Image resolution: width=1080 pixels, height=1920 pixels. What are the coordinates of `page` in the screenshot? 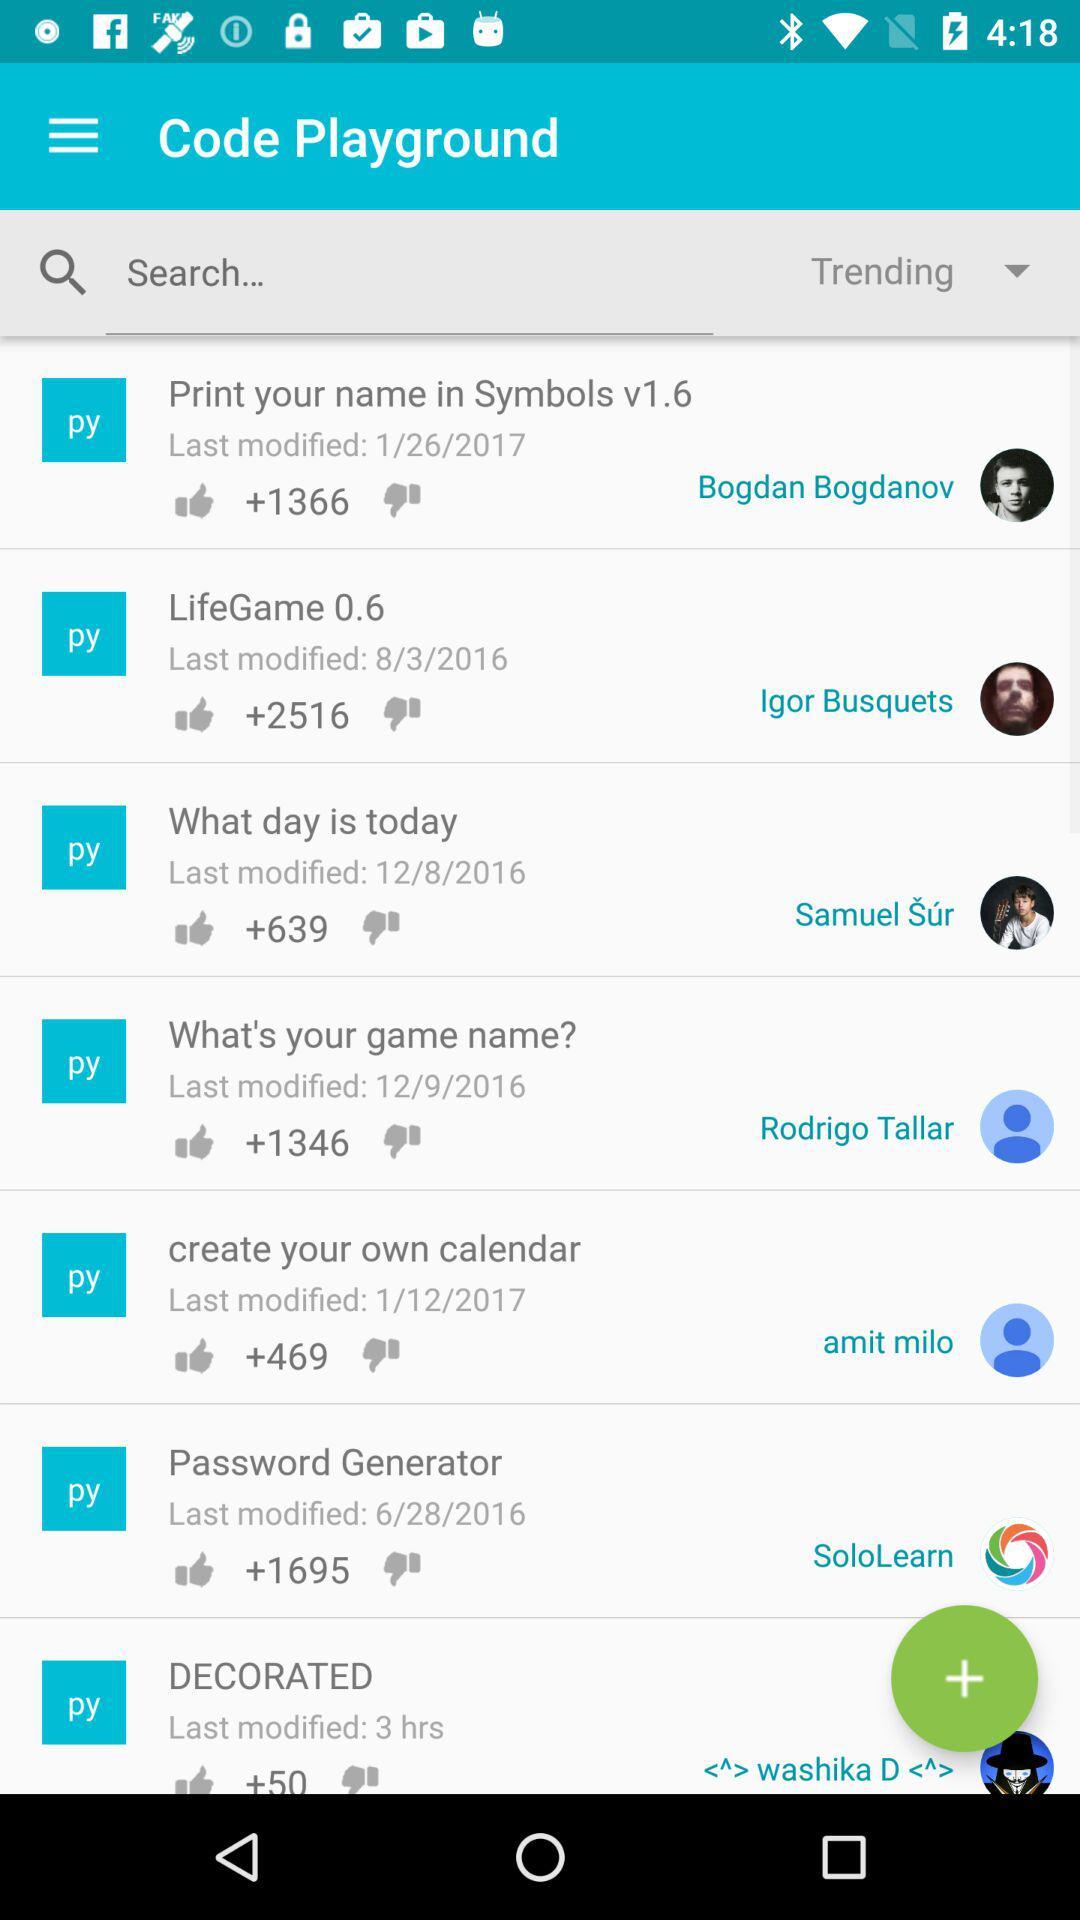 It's located at (963, 1678).